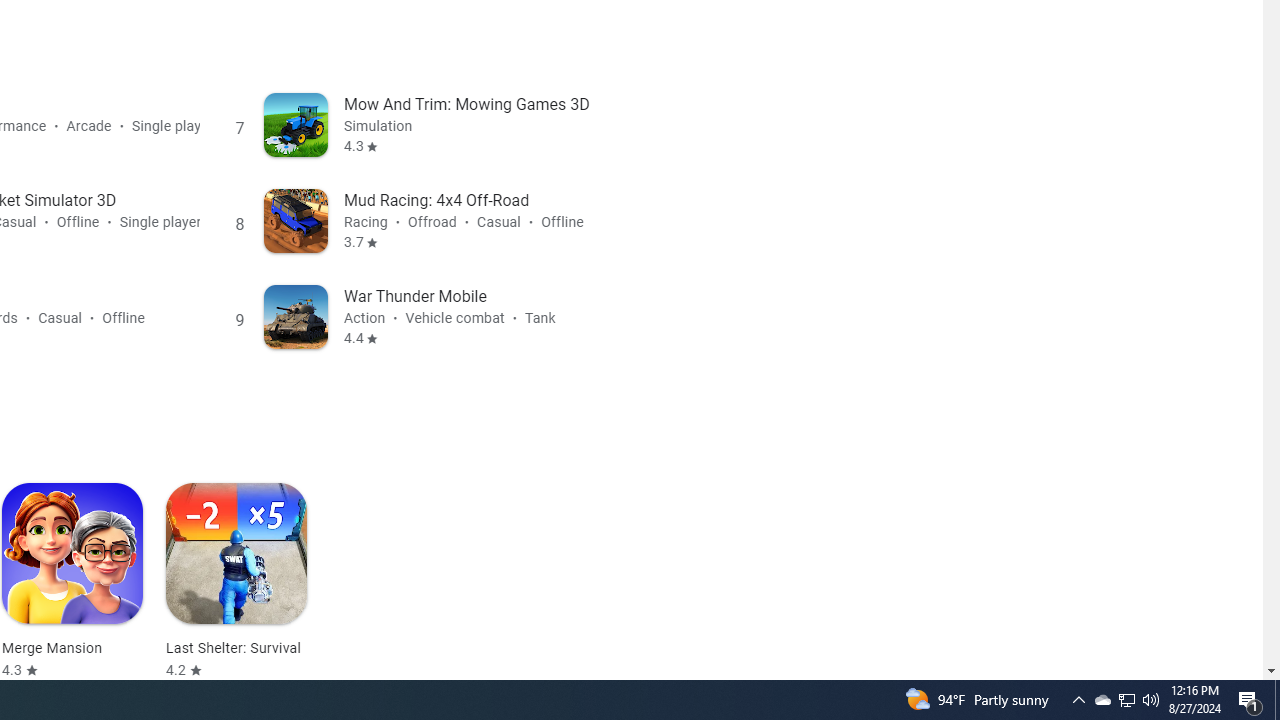  I want to click on 'Last Shelter: Survival Rated 4.2 stars out of five stars', so click(236, 581).